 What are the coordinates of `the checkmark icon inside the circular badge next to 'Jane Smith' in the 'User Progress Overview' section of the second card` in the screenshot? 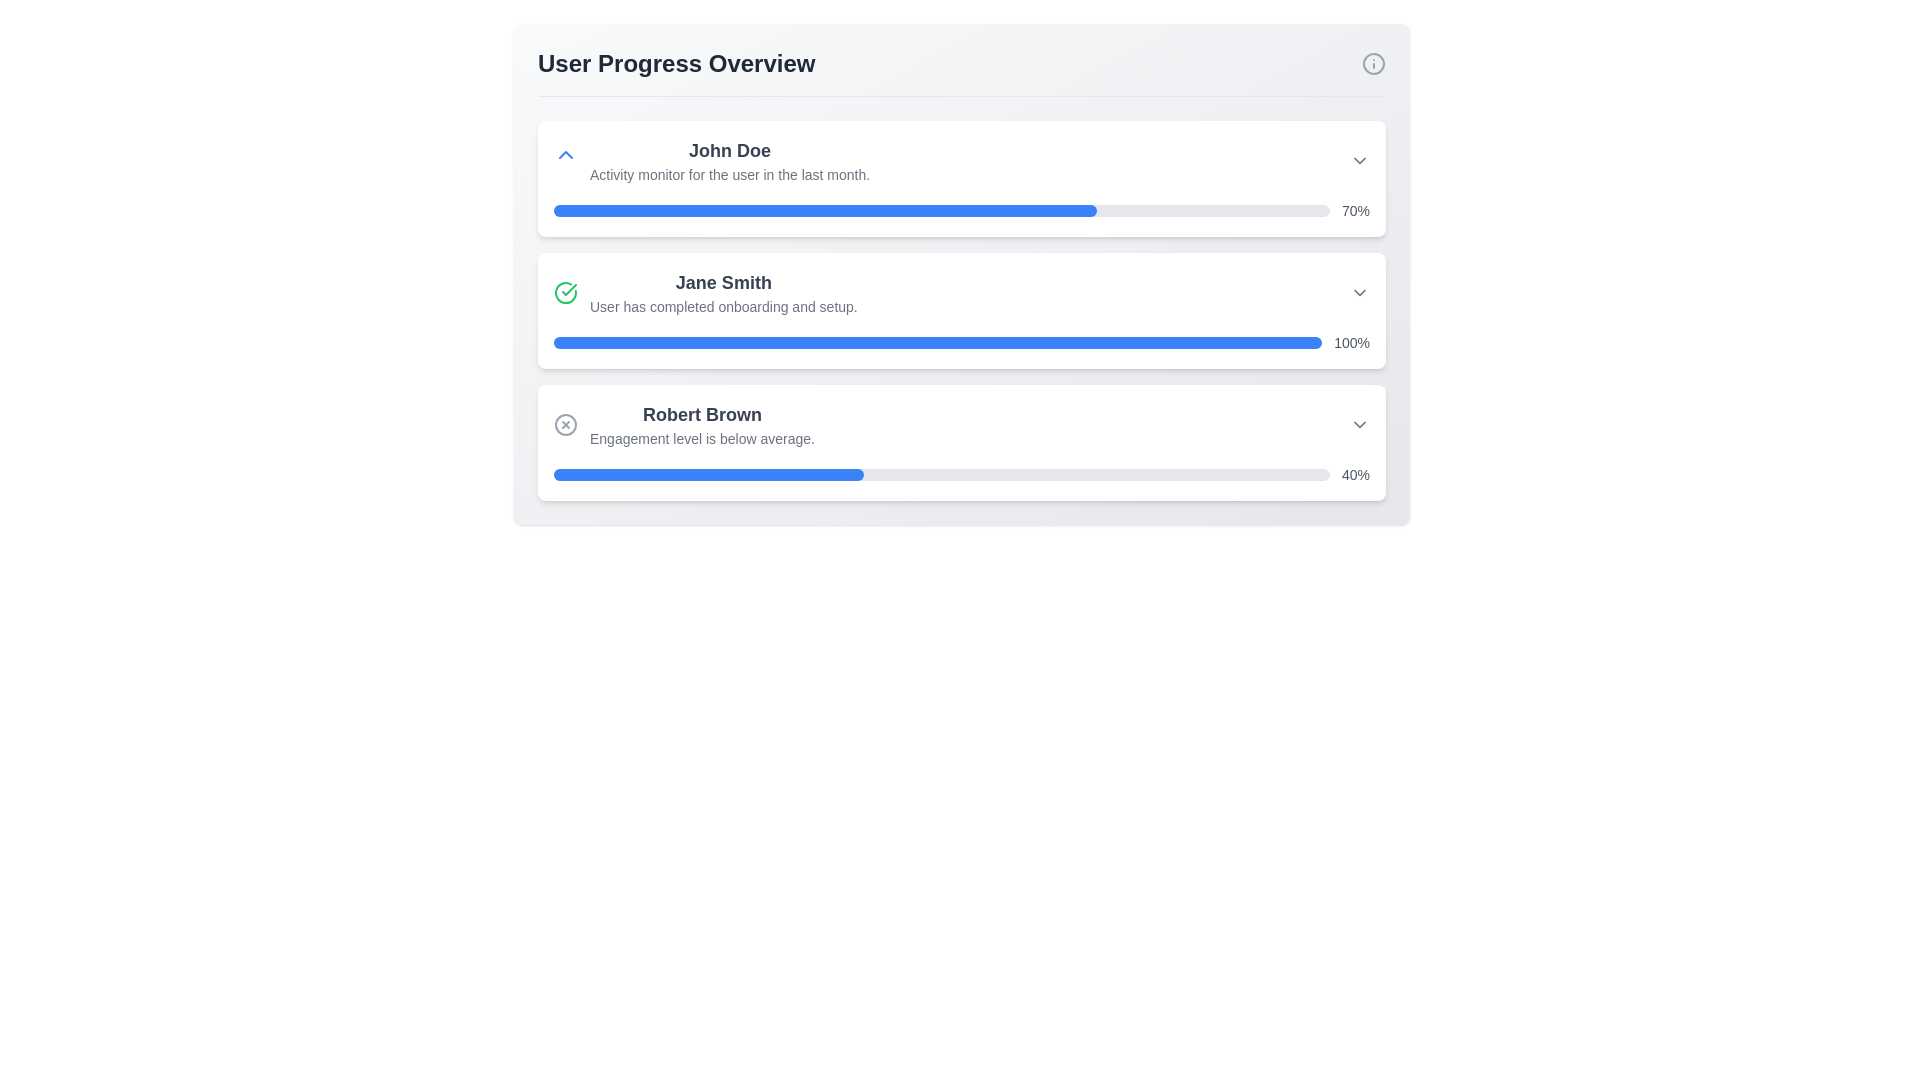 It's located at (568, 289).